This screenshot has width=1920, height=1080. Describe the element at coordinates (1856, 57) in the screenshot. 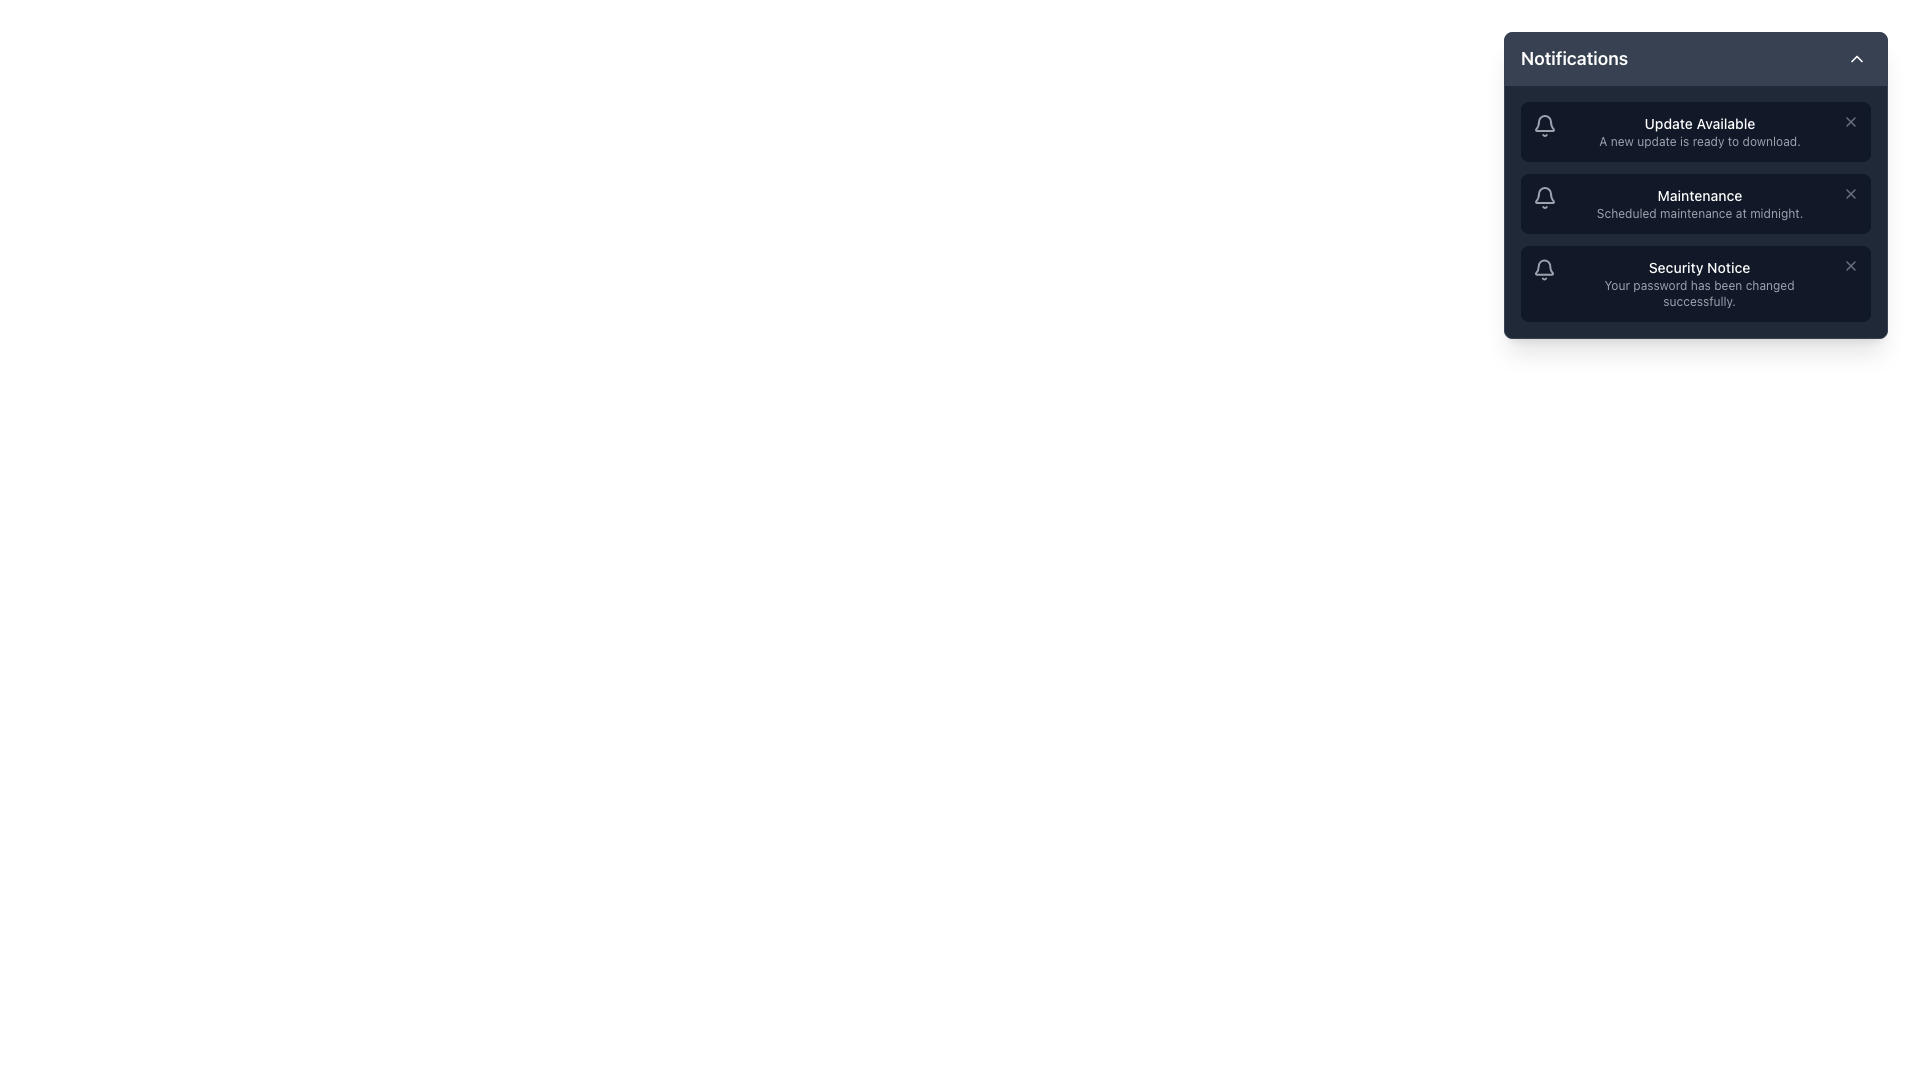

I see `the small circular button with an upward chevron icon located at the top-right corner of the 'Notifications' section header to visualize the hover effect` at that location.